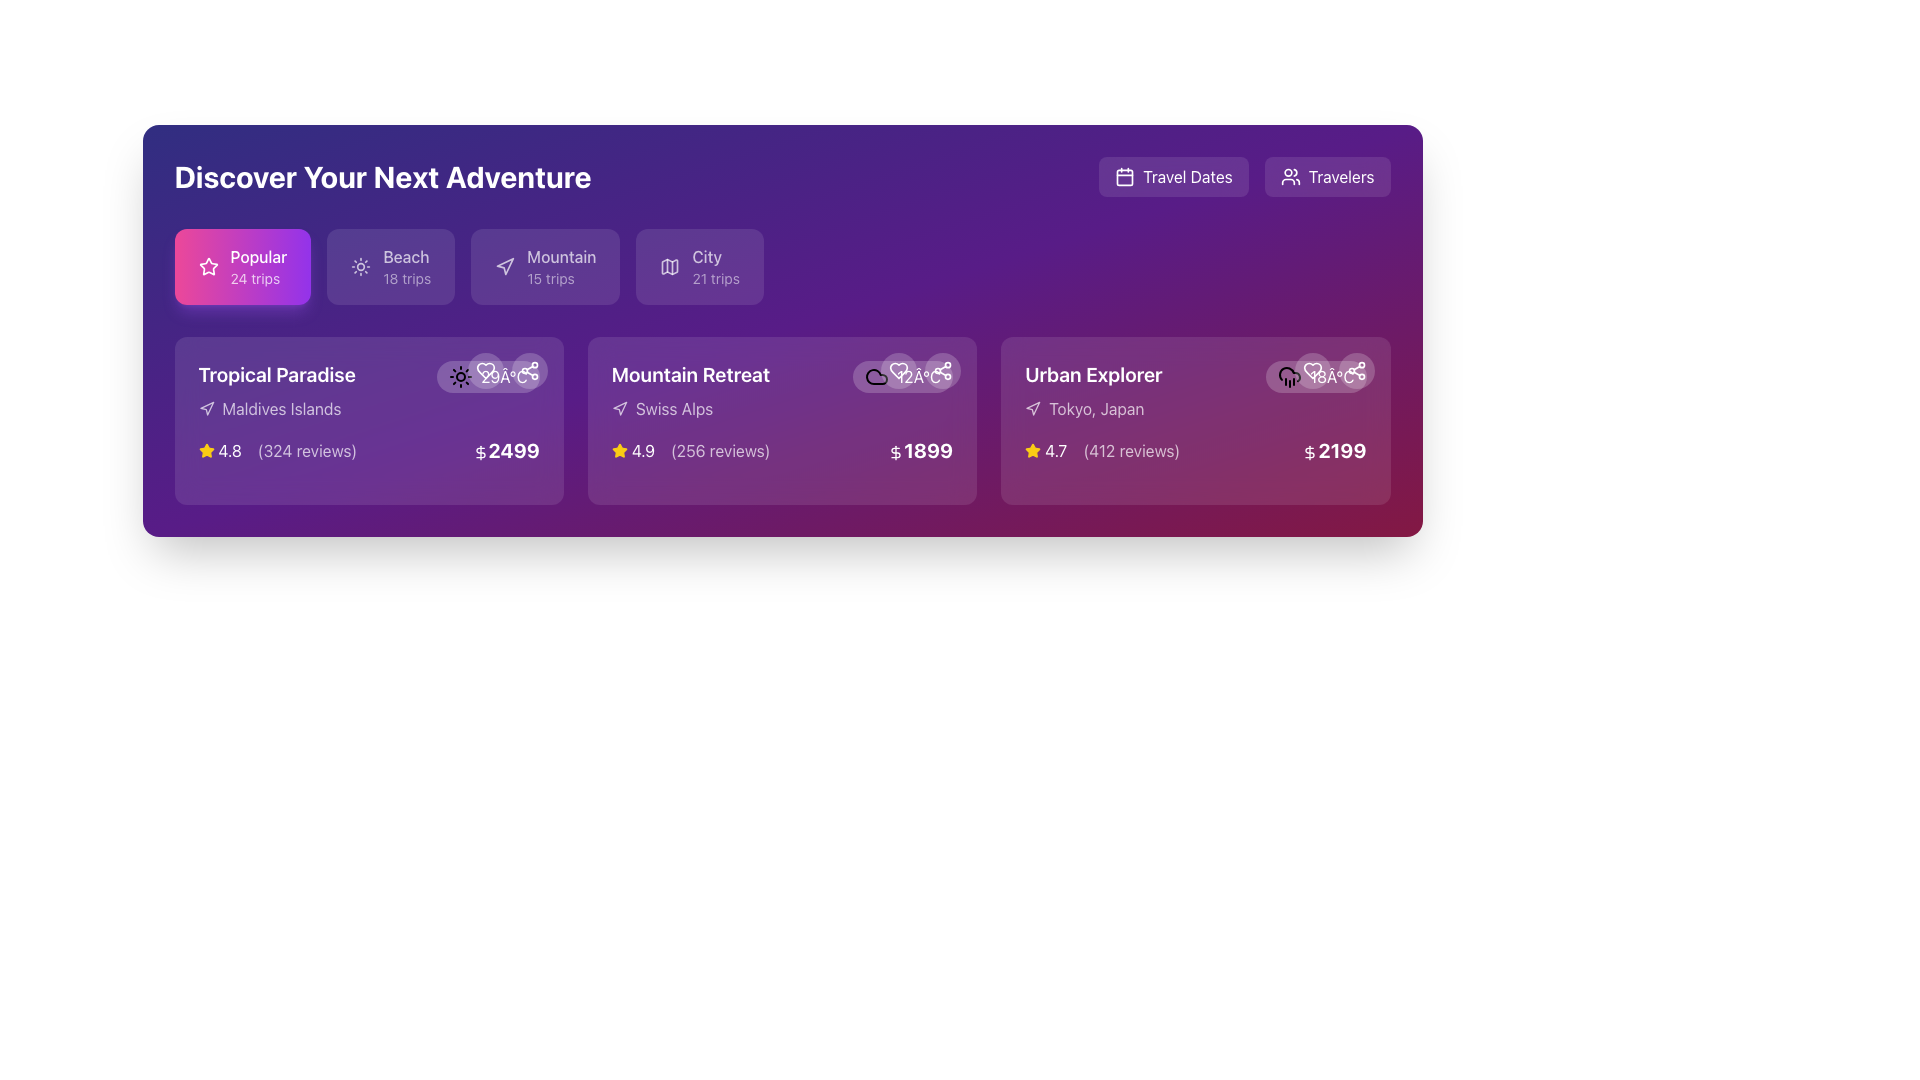 The width and height of the screenshot is (1920, 1080). What do you see at coordinates (1055, 451) in the screenshot?
I see `the static text label displaying the numerical rating '4.7' located in the card titled 'Urban Explorer' under the subtitle 'Tokyo, Japan'` at bounding box center [1055, 451].